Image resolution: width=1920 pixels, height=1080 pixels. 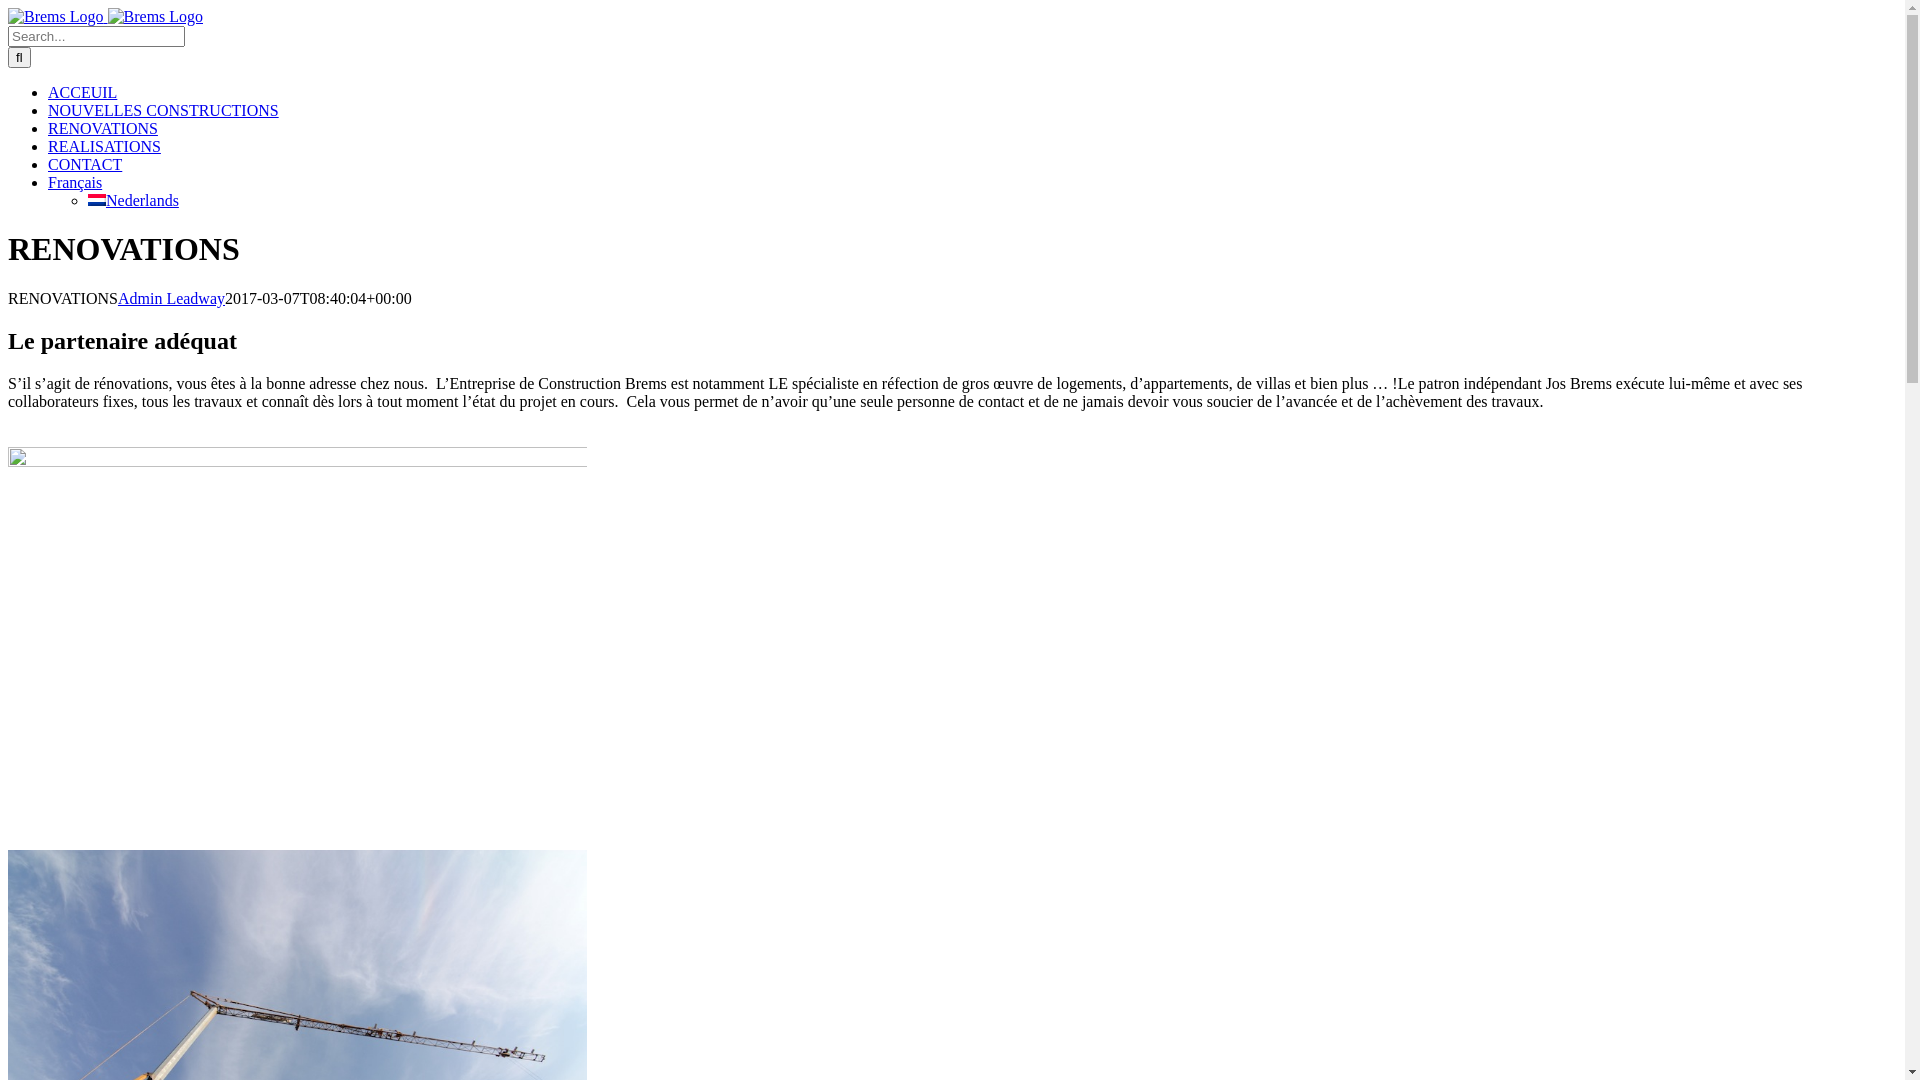 What do you see at coordinates (101, 128) in the screenshot?
I see `'RENOVATIONS'` at bounding box center [101, 128].